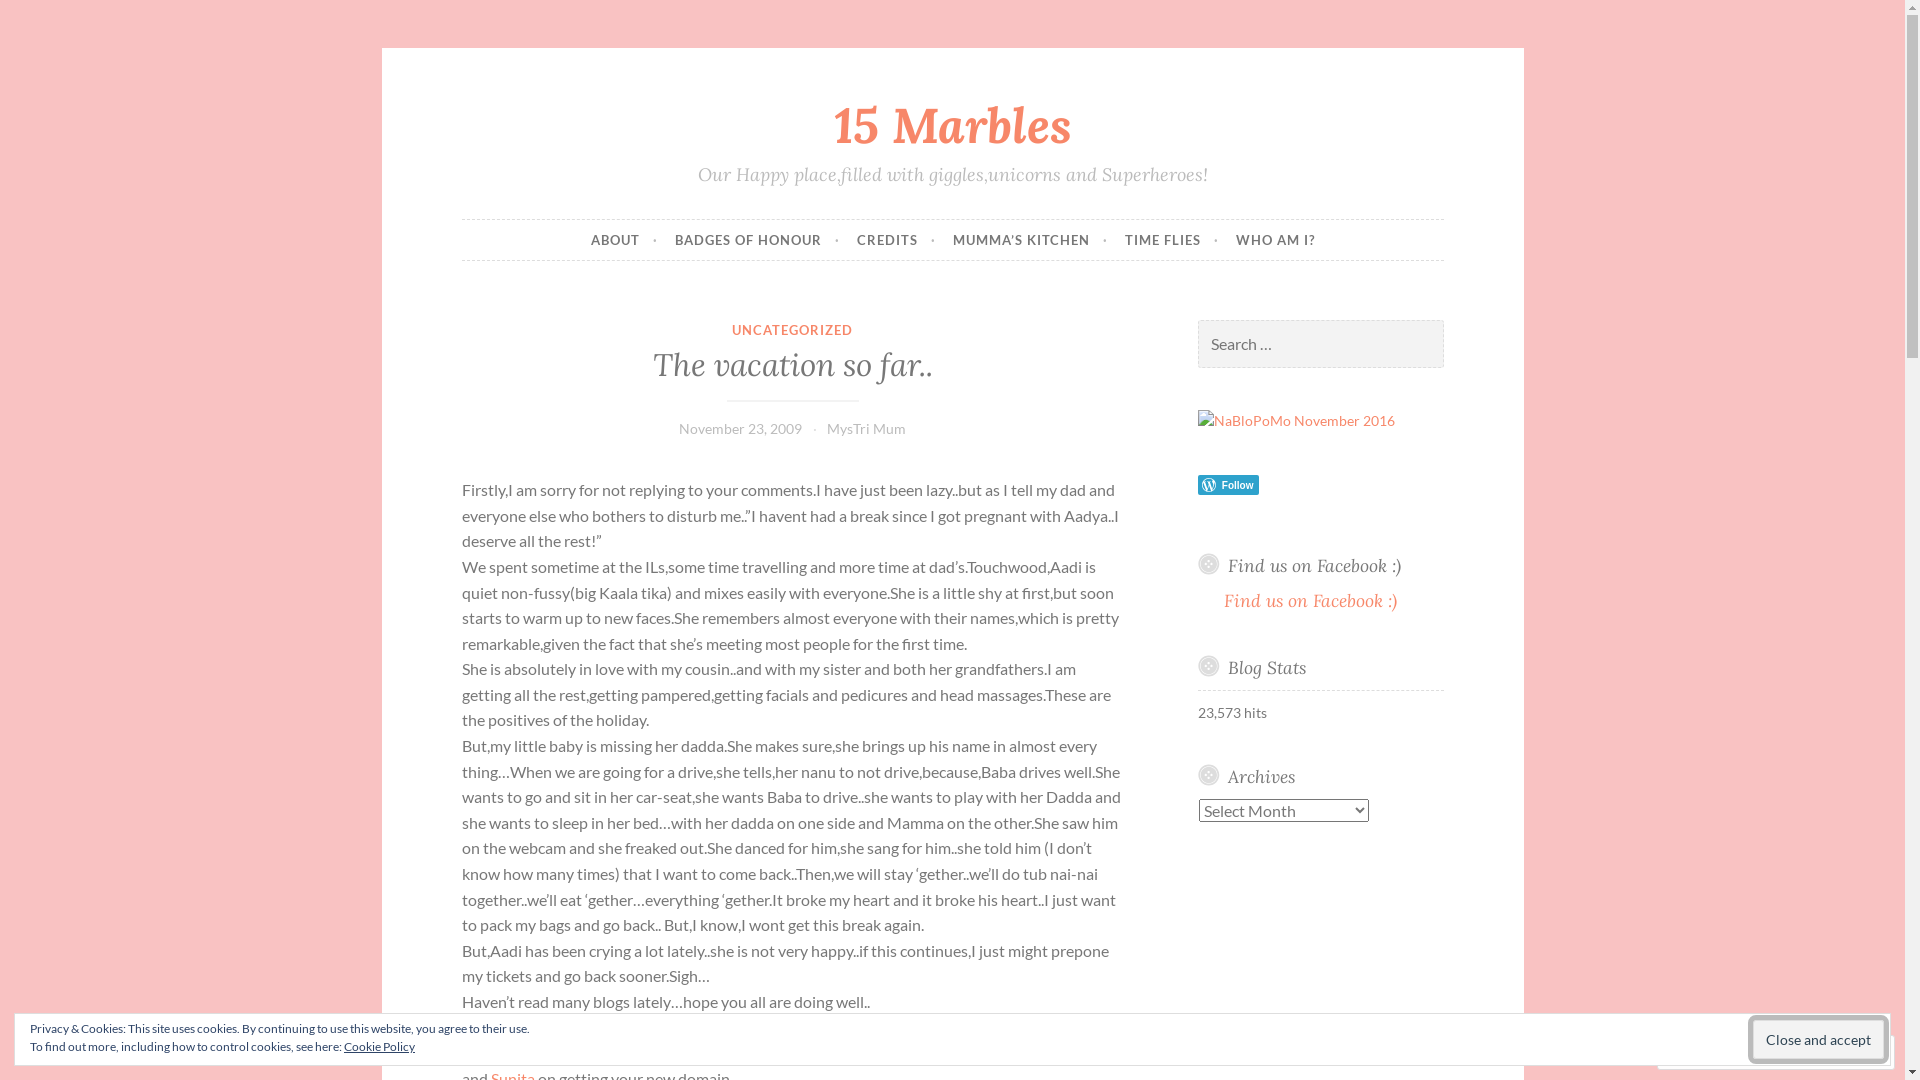  I want to click on 'UNCATEGORIZED', so click(791, 329).